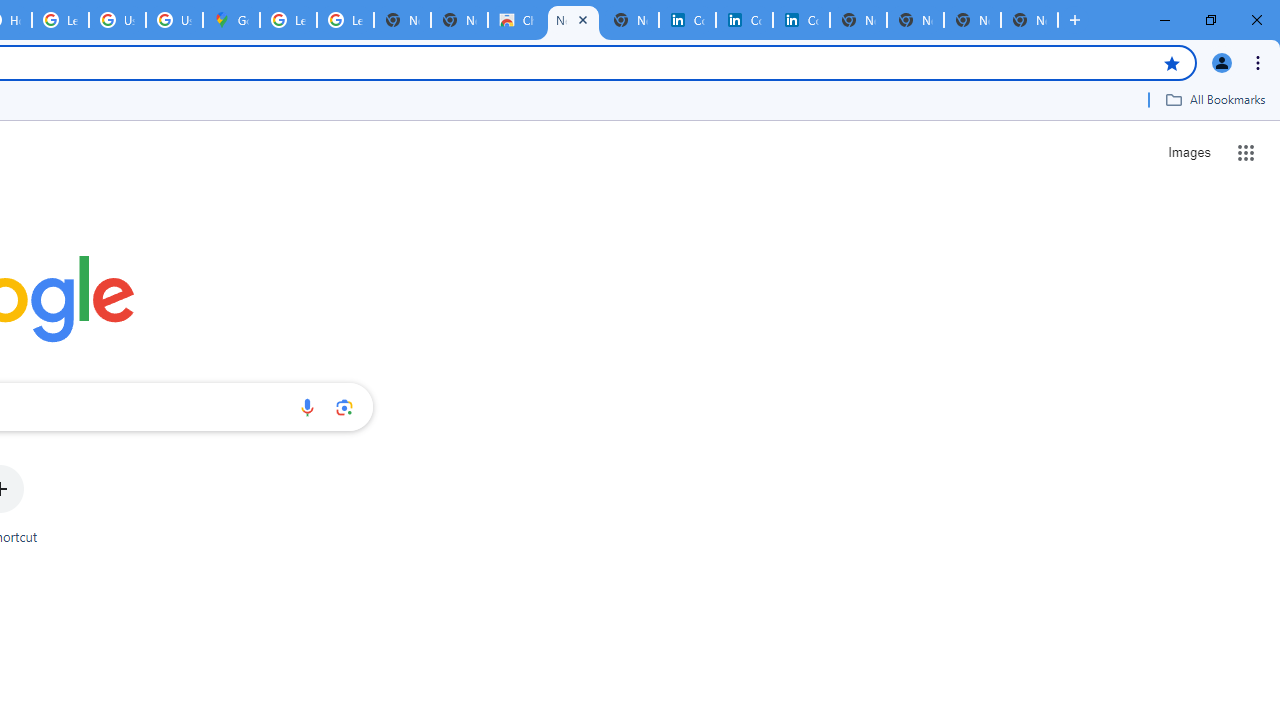 This screenshot has width=1280, height=720. I want to click on 'Search by image', so click(344, 406).